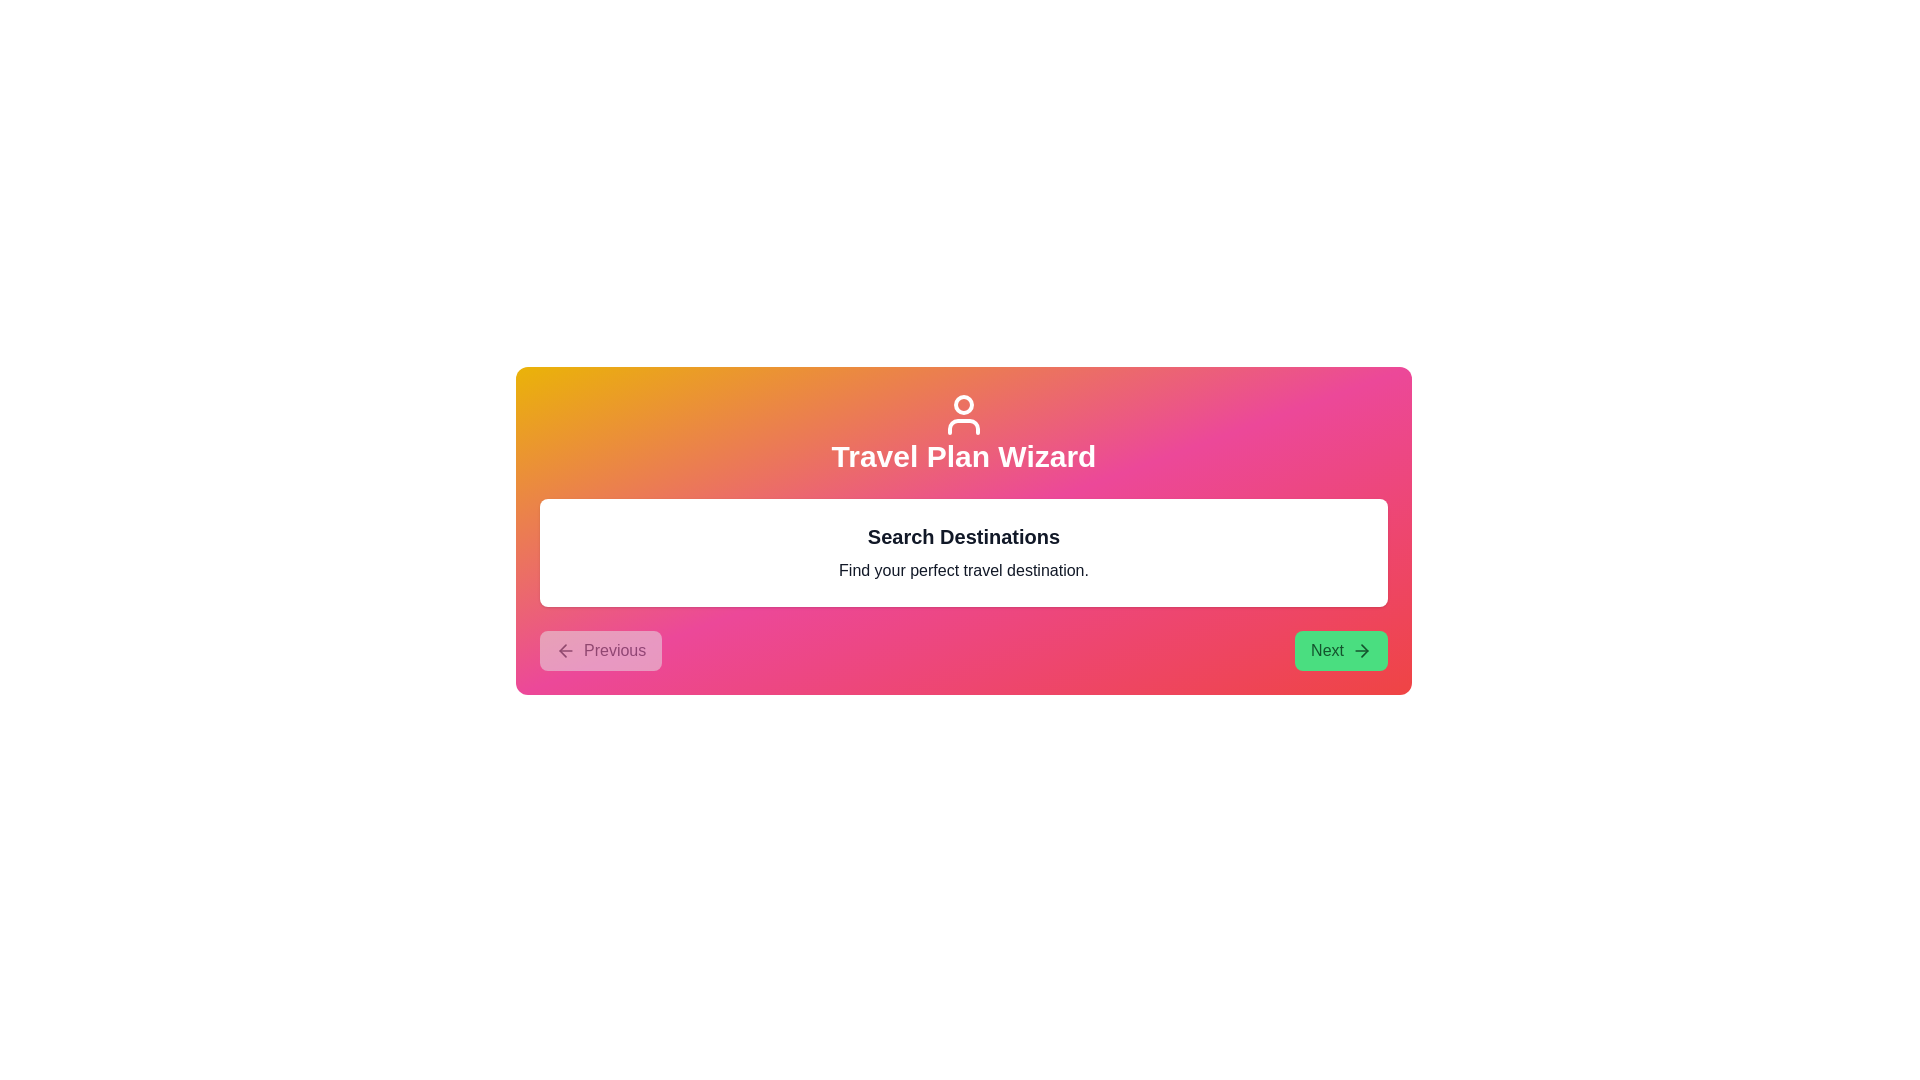 The width and height of the screenshot is (1920, 1080). Describe the element at coordinates (1363, 651) in the screenshot. I see `the decorative icon within the green rectangular button labeled 'Next', which indicates a forward navigational action` at that location.